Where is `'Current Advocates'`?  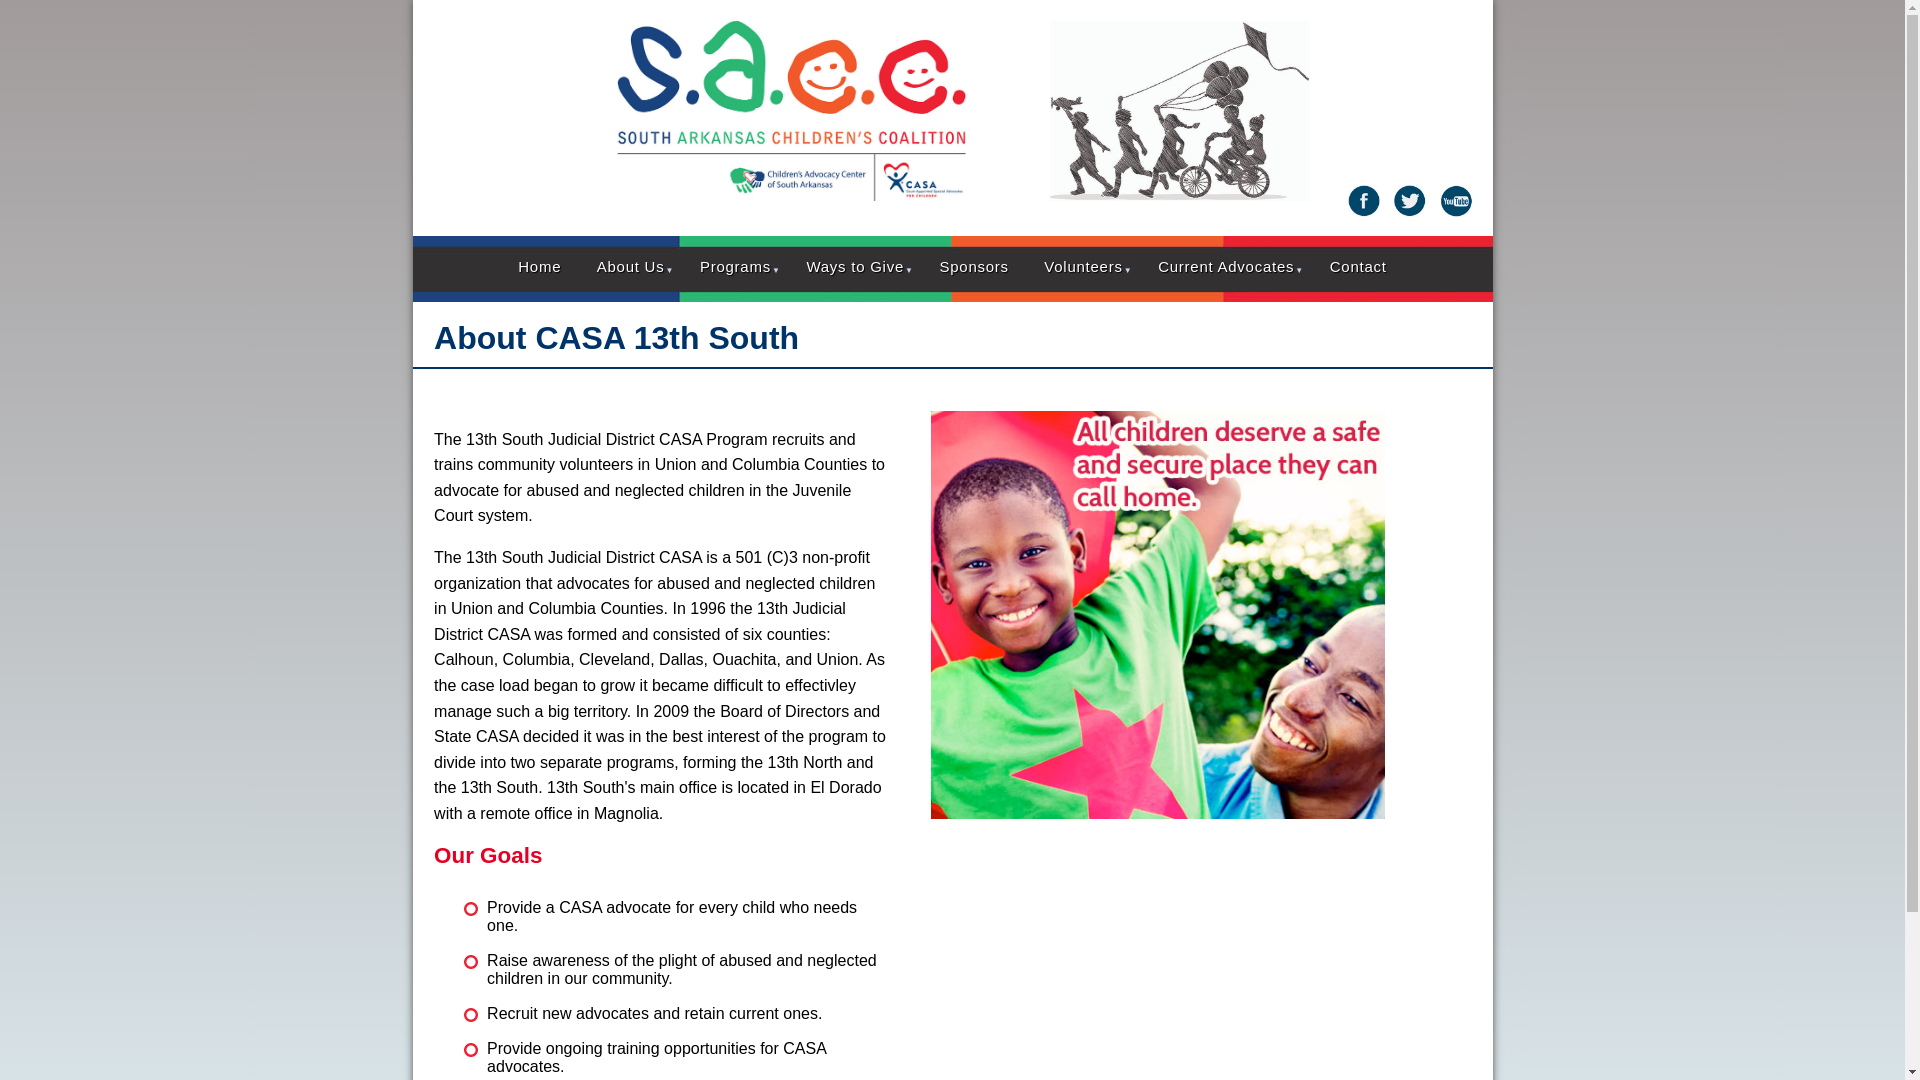
'Current Advocates' is located at coordinates (1224, 265).